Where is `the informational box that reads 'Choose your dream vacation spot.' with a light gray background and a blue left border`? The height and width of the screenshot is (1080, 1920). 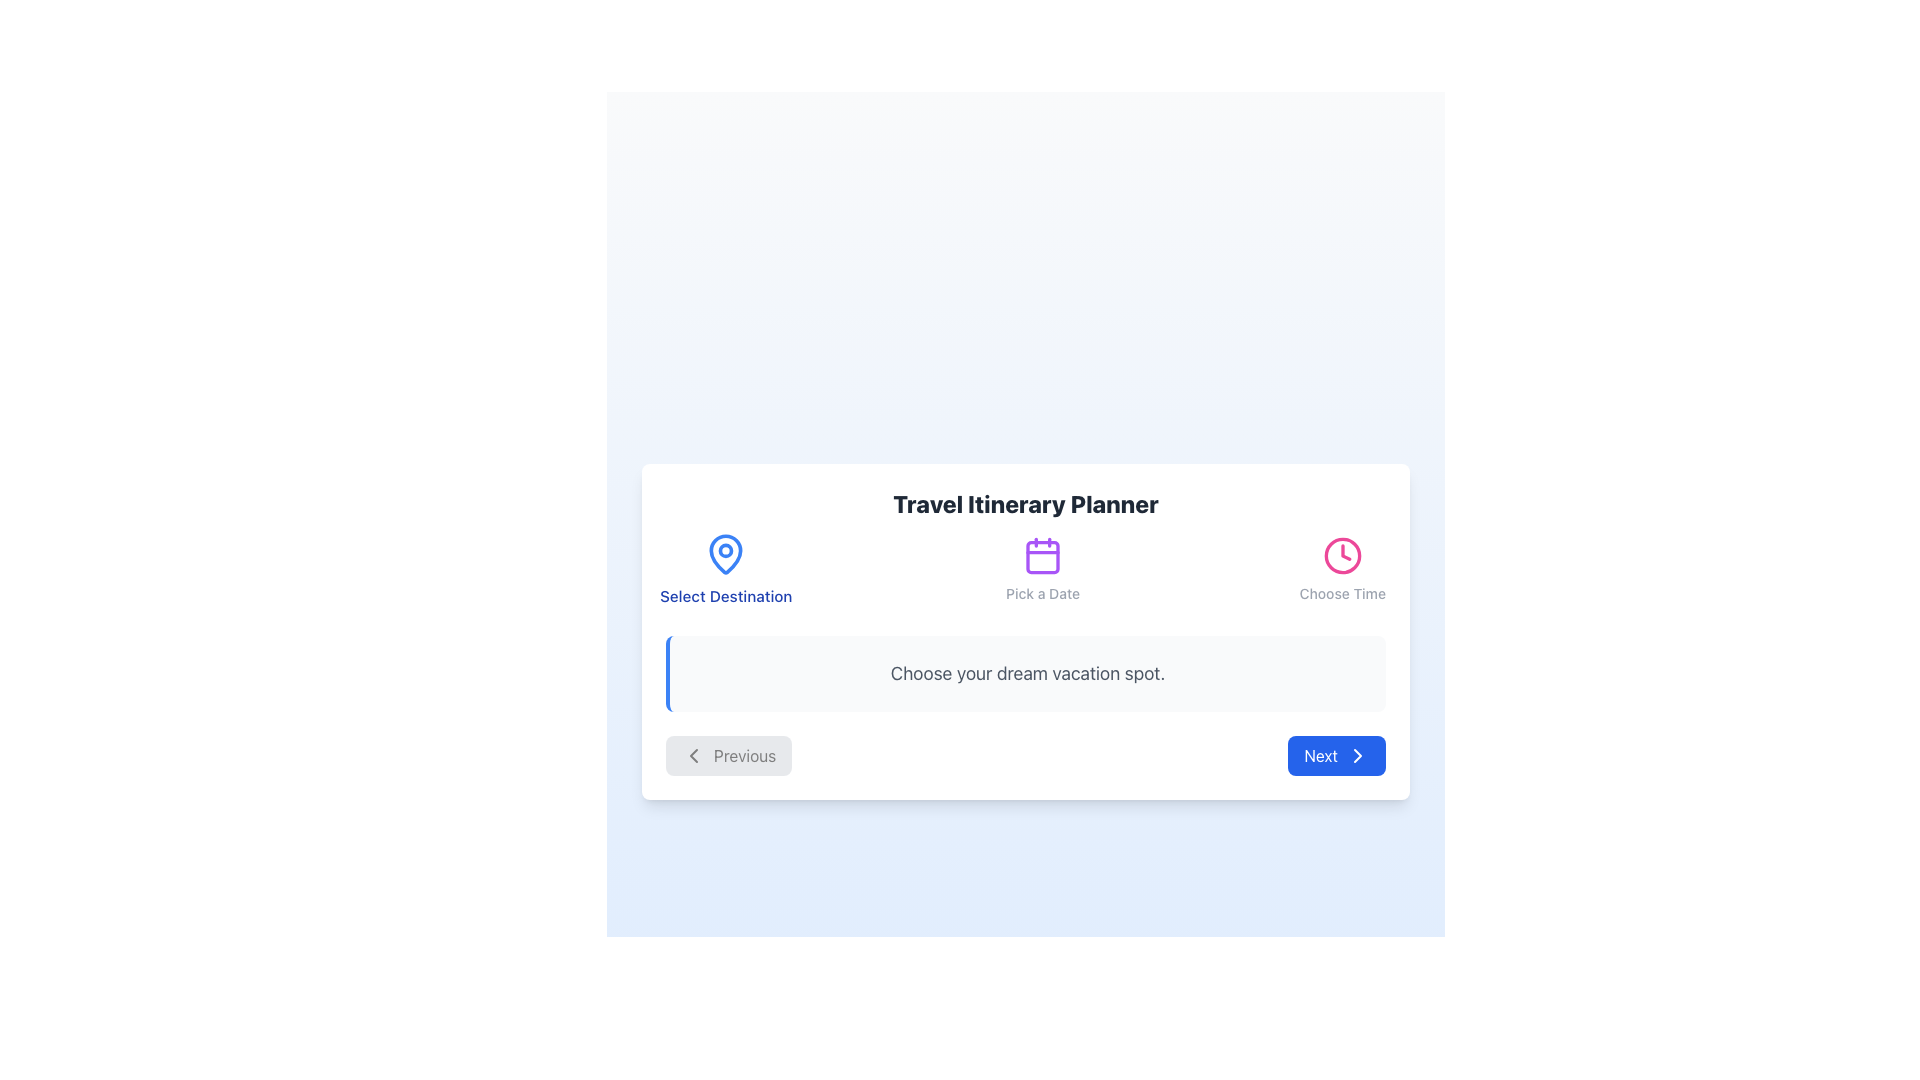
the informational box that reads 'Choose your dream vacation spot.' with a light gray background and a blue left border is located at coordinates (1026, 674).